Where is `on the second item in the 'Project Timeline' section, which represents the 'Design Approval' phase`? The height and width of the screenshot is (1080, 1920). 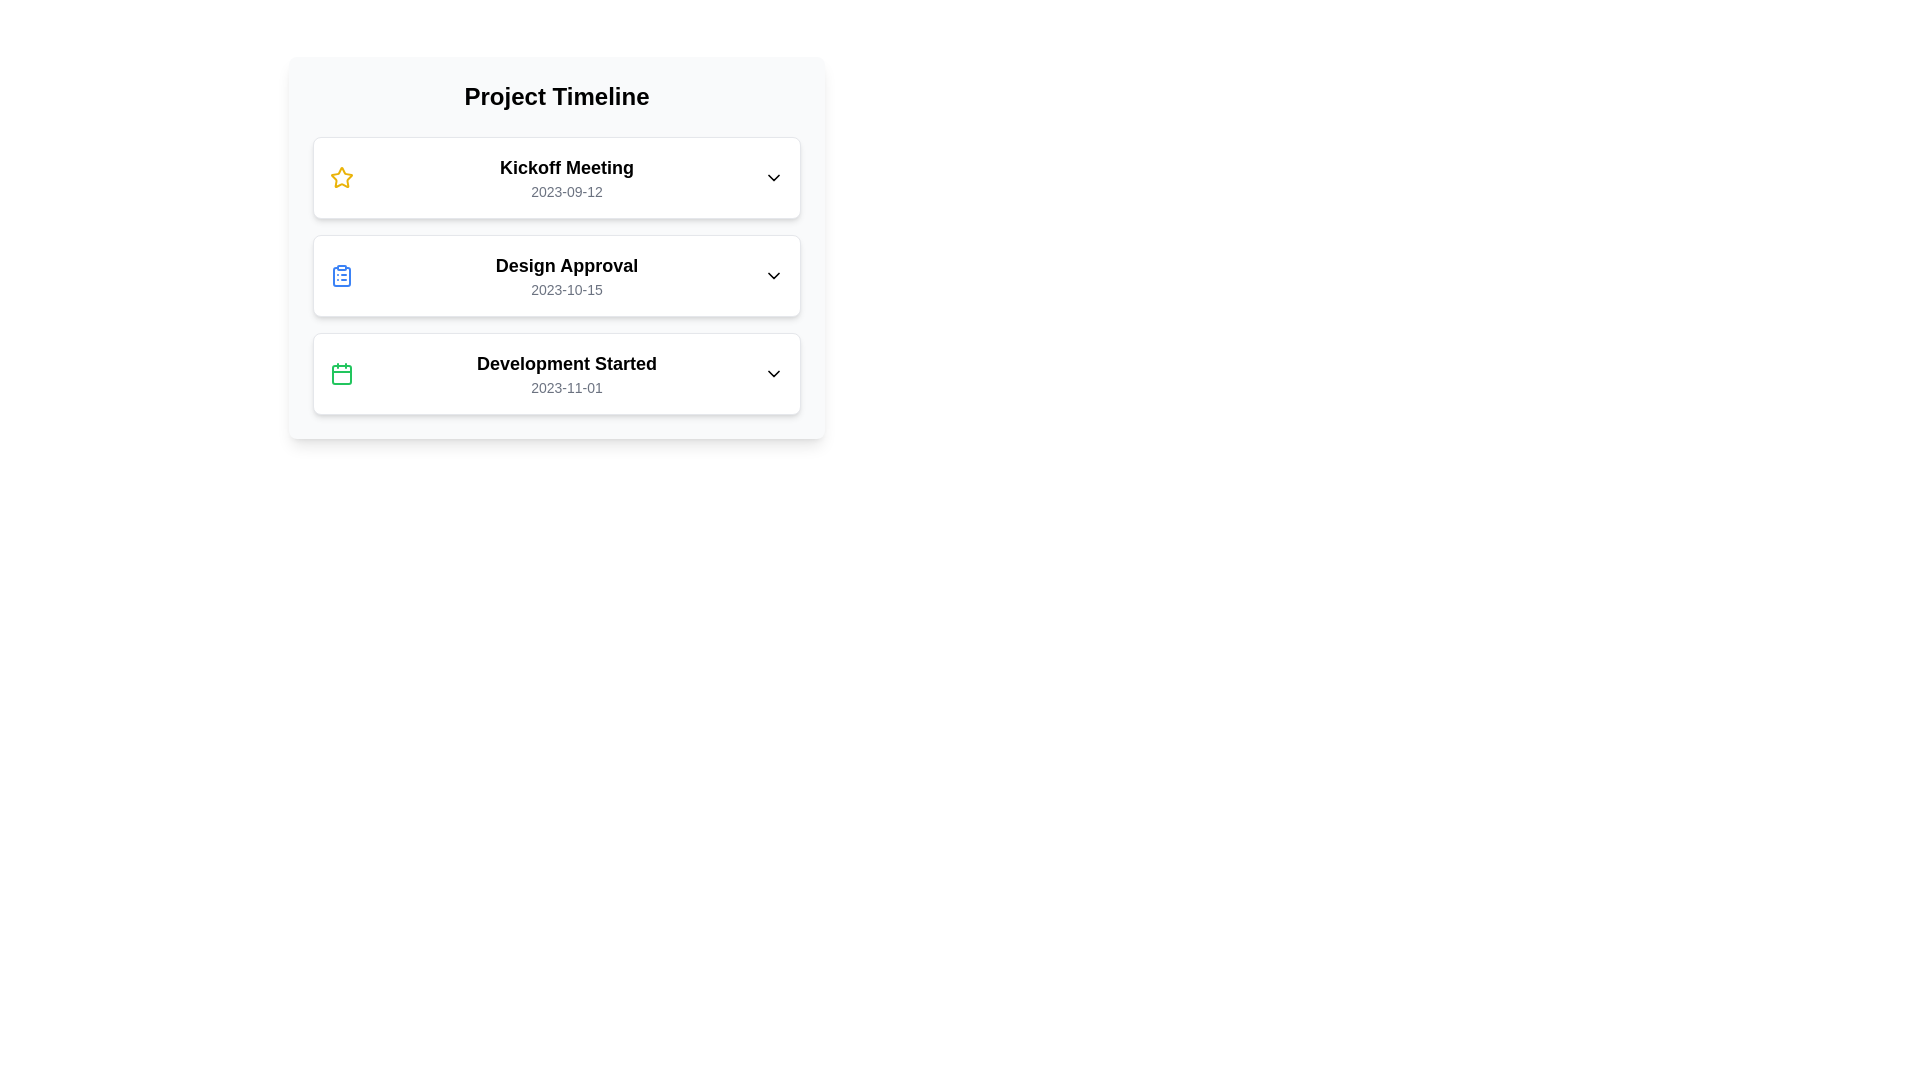
on the second item in the 'Project Timeline' section, which represents the 'Design Approval' phase is located at coordinates (556, 246).